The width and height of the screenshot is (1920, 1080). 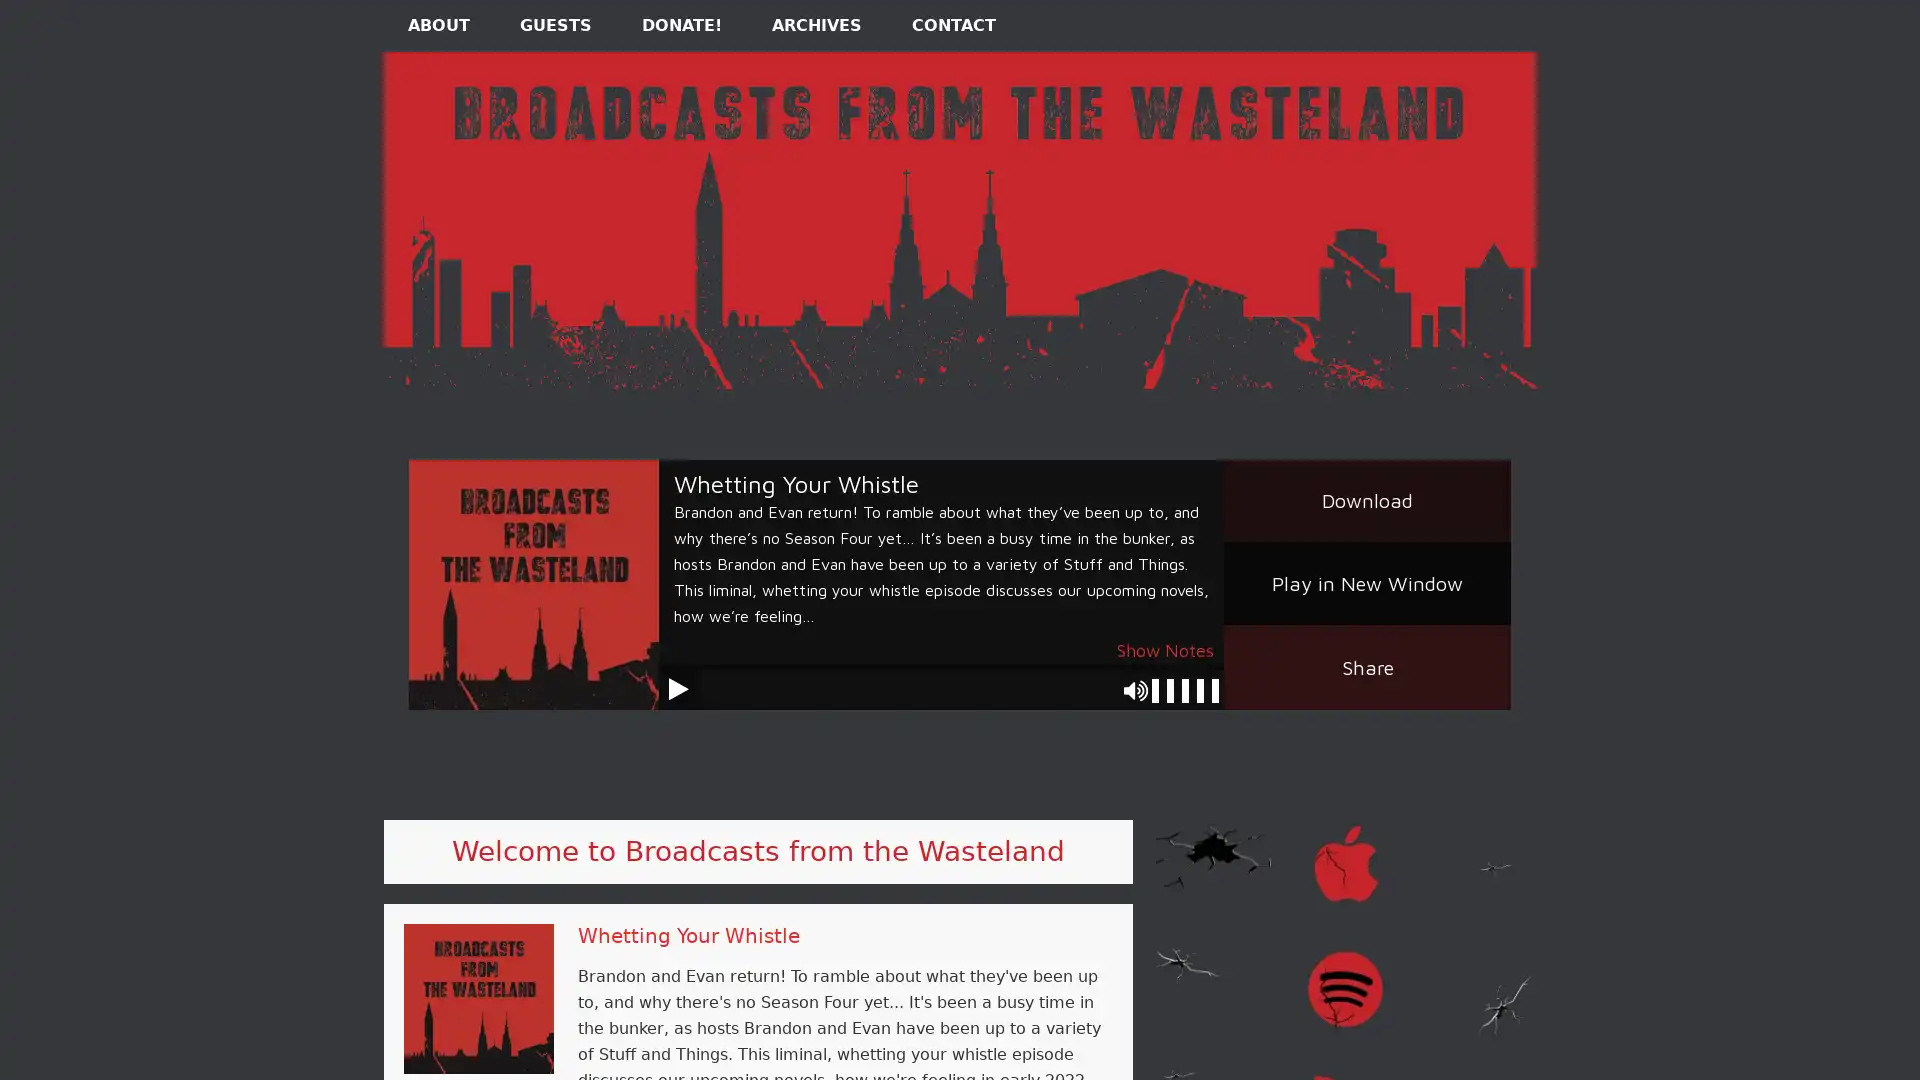 I want to click on Play, so click(x=678, y=689).